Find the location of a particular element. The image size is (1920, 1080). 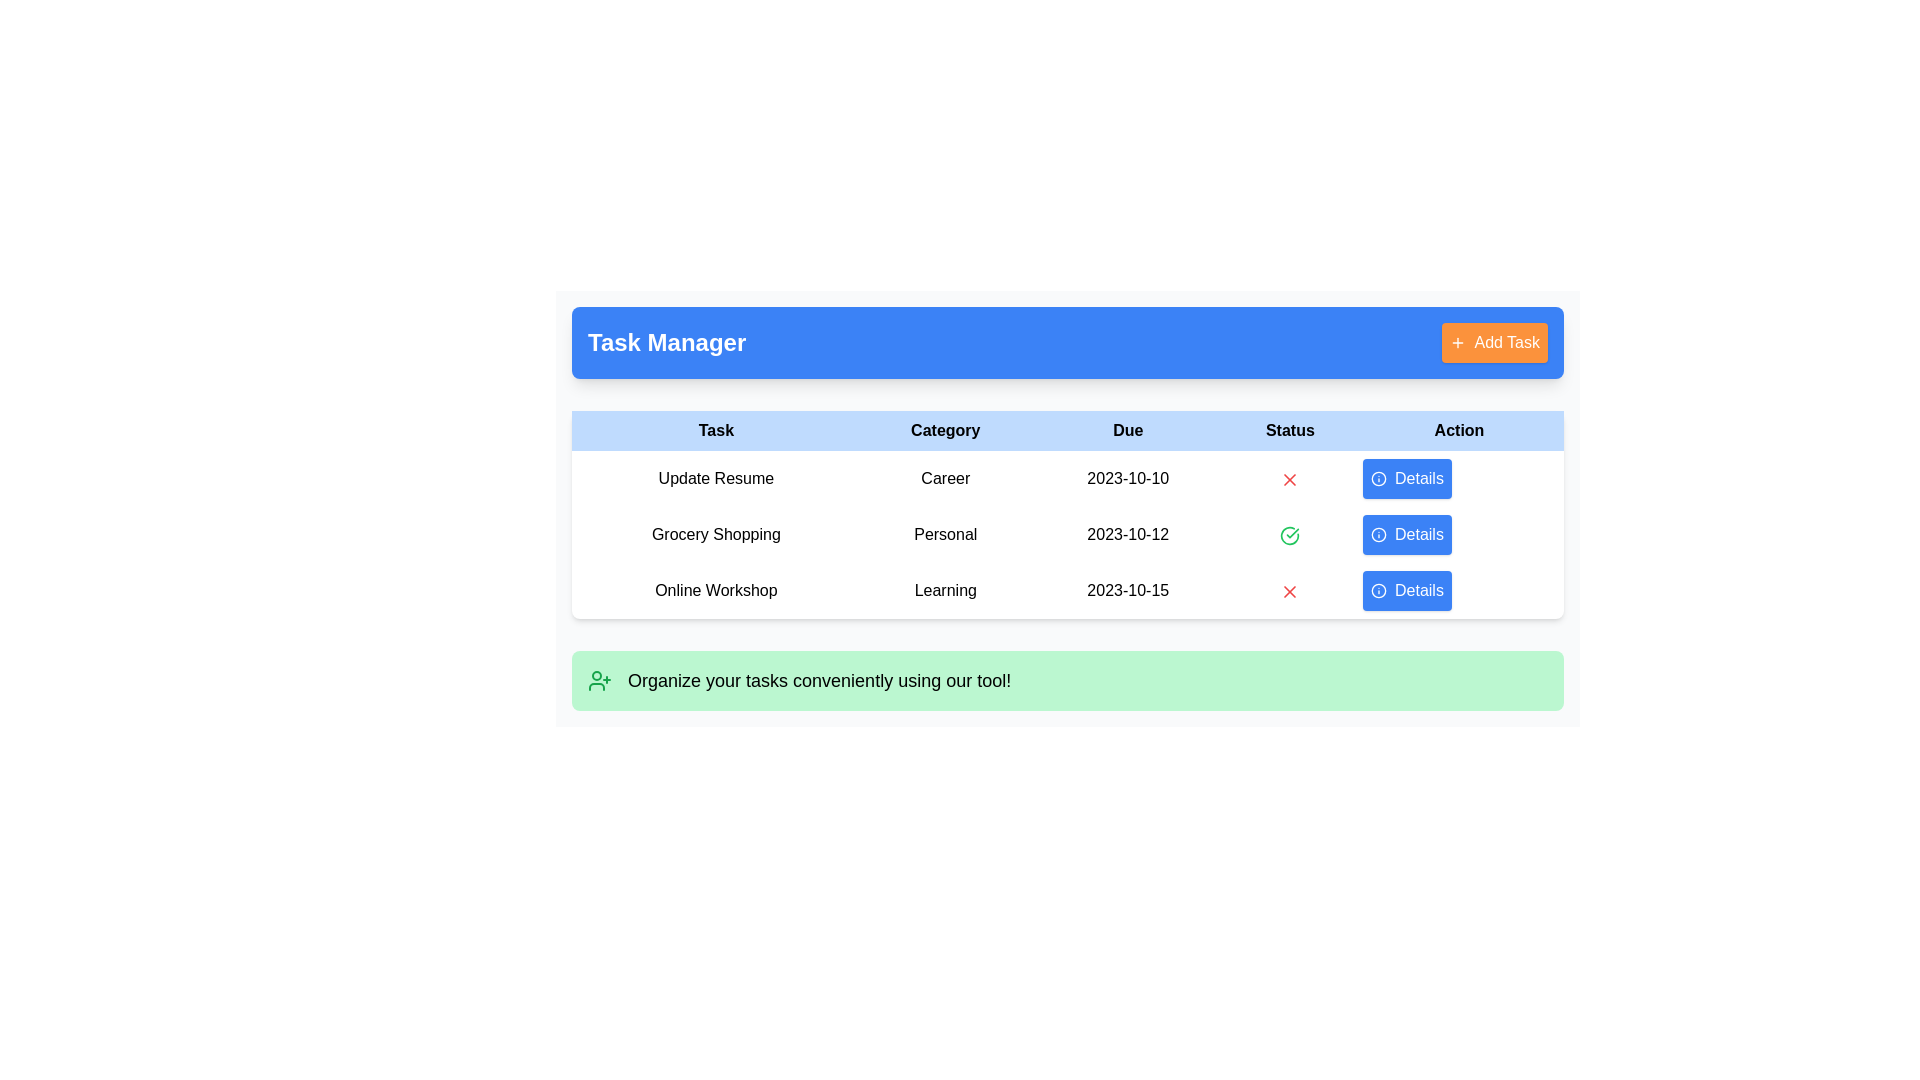

text of the 'Online Workshop' label located in the third row under the 'Task' column of the table is located at coordinates (716, 589).